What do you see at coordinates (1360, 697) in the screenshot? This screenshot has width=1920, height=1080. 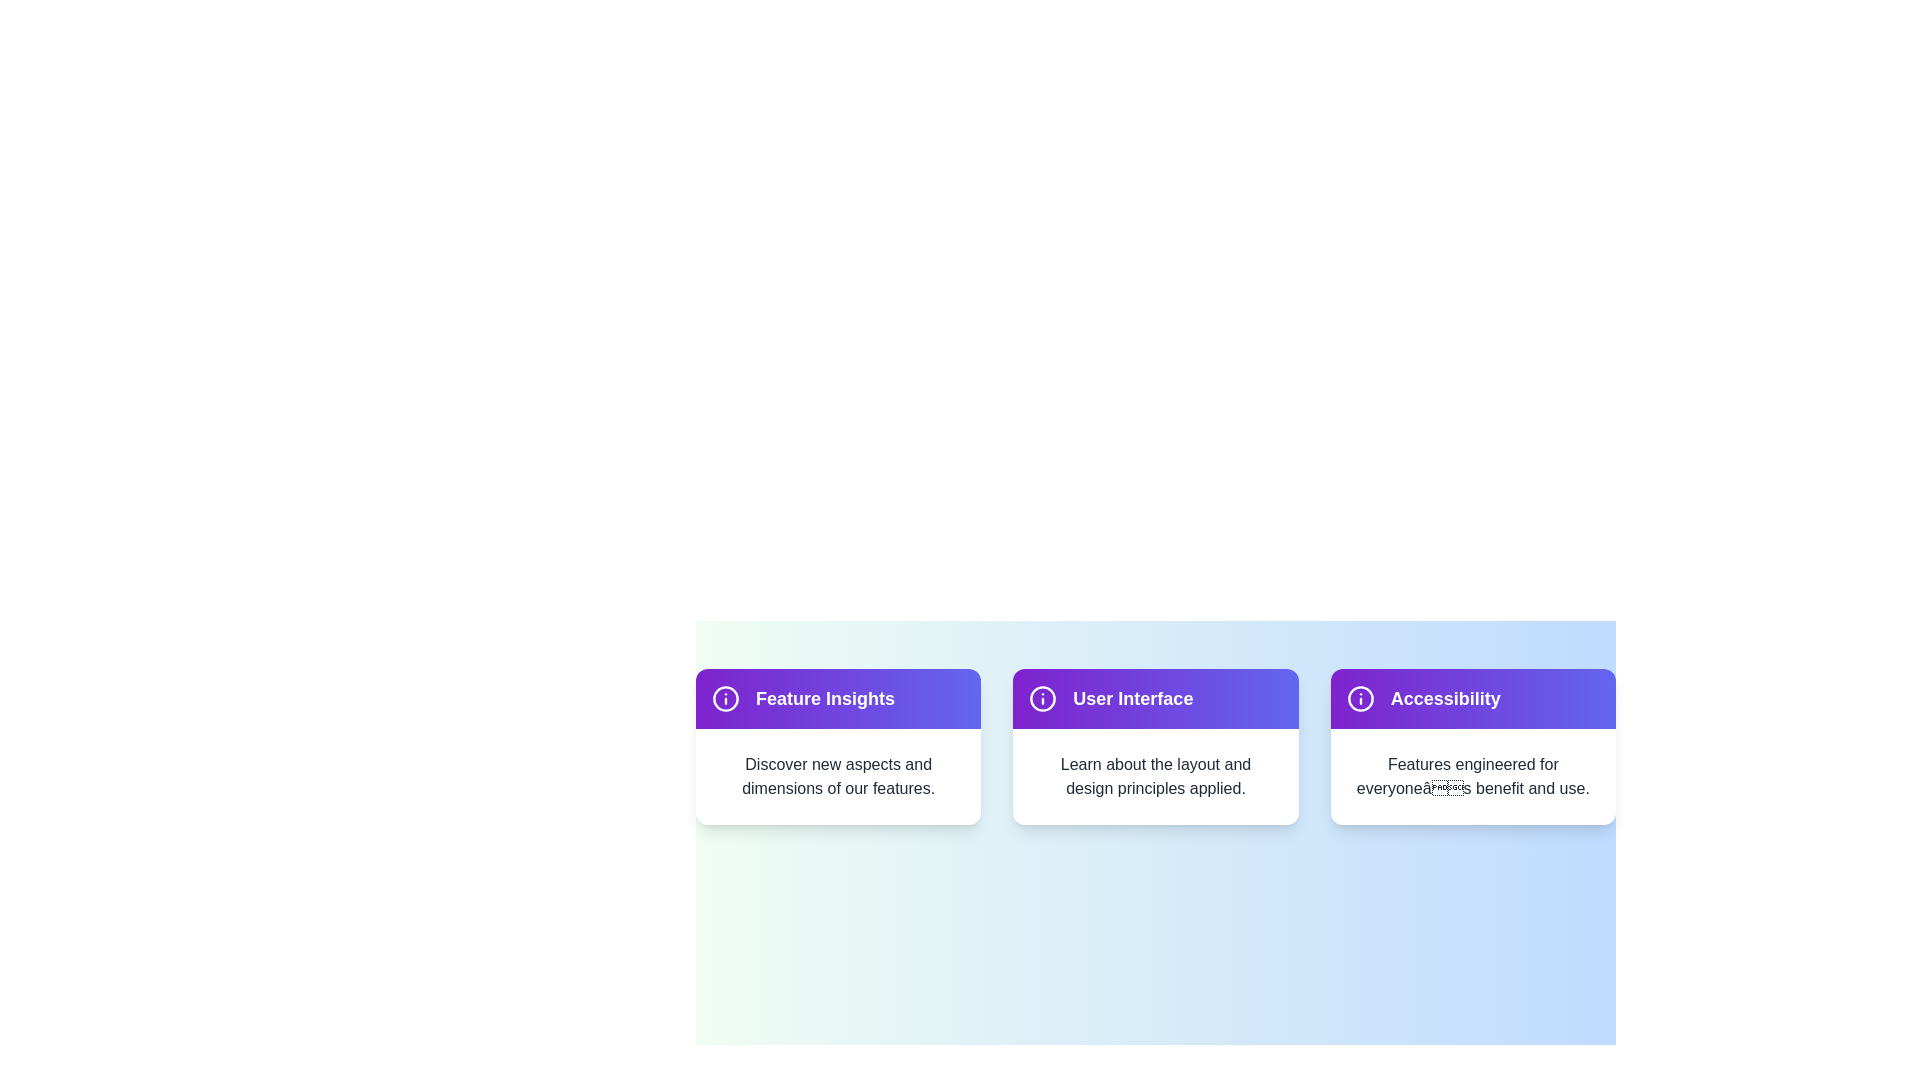 I see `the central circle of the SVG icon component located within the third card labeled 'Accessibility'` at bounding box center [1360, 697].